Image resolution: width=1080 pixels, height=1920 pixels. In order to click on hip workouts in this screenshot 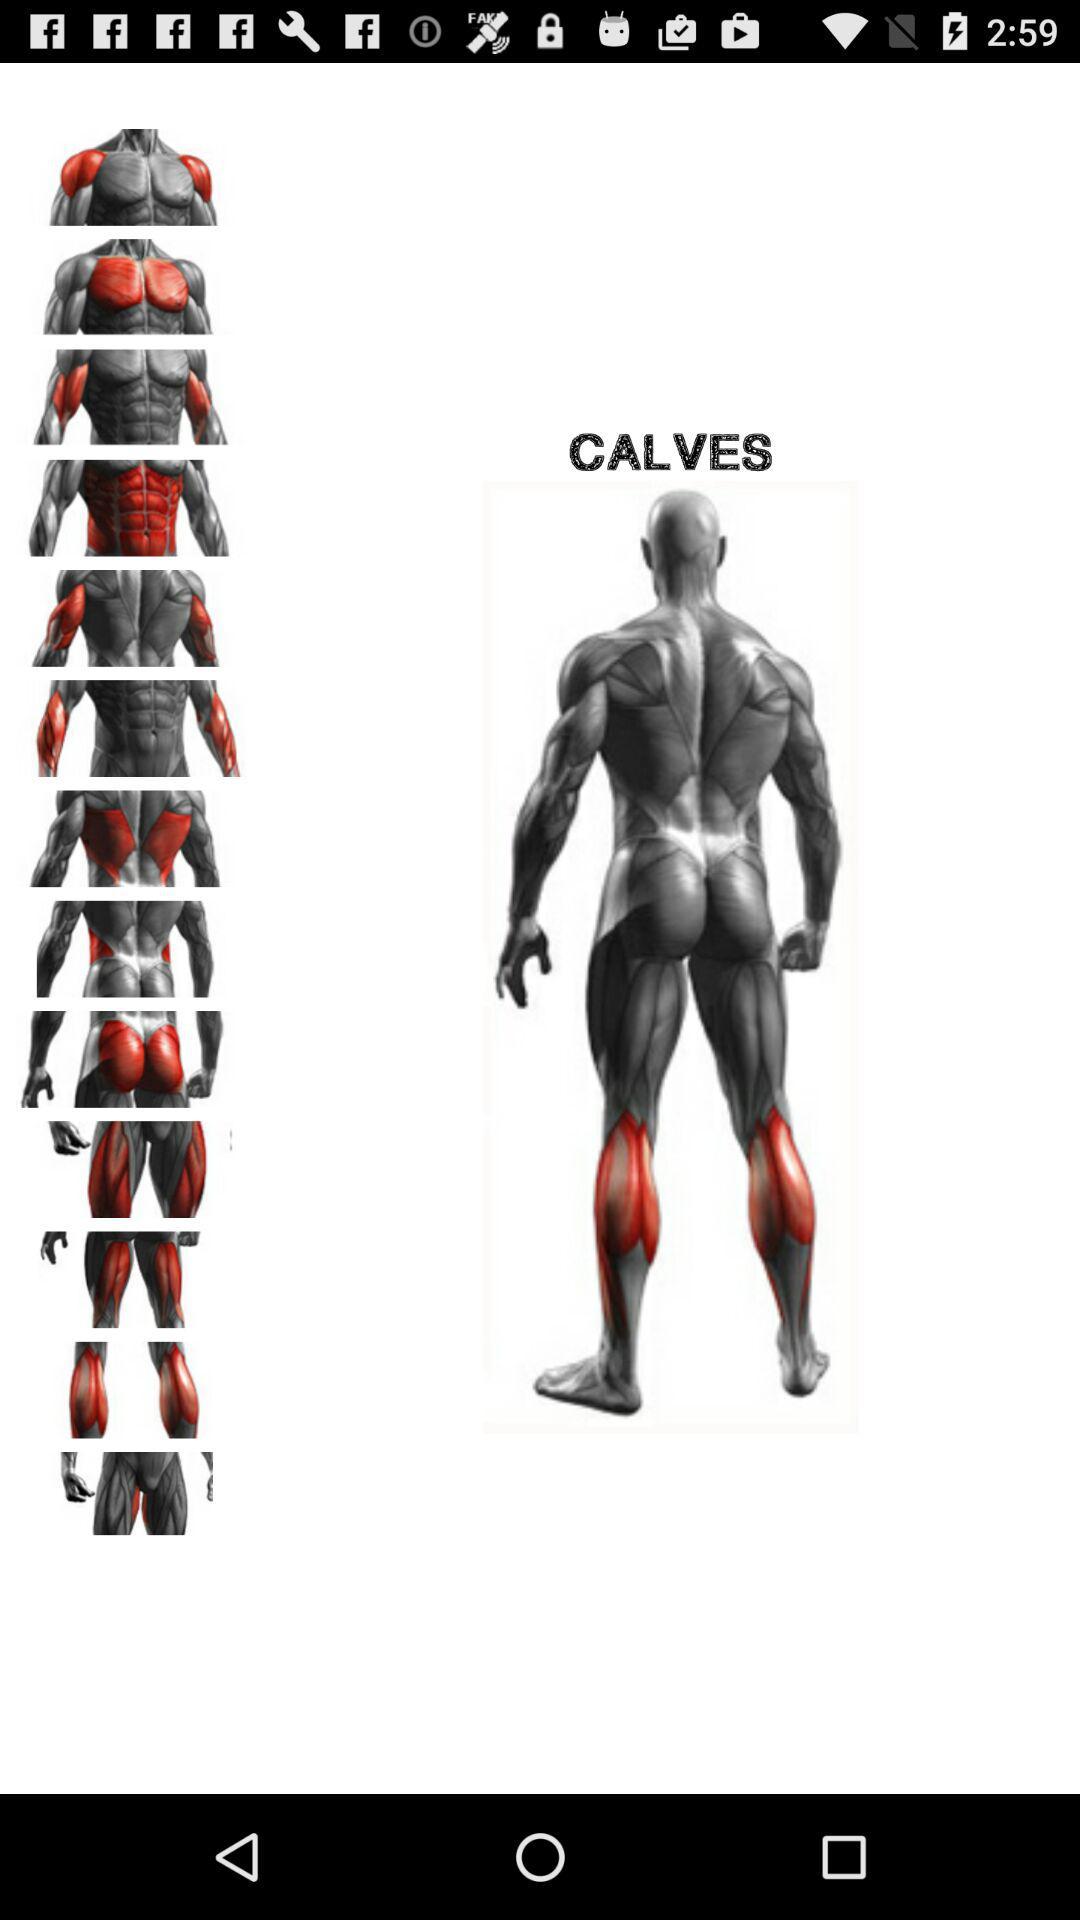, I will do `click(131, 941)`.